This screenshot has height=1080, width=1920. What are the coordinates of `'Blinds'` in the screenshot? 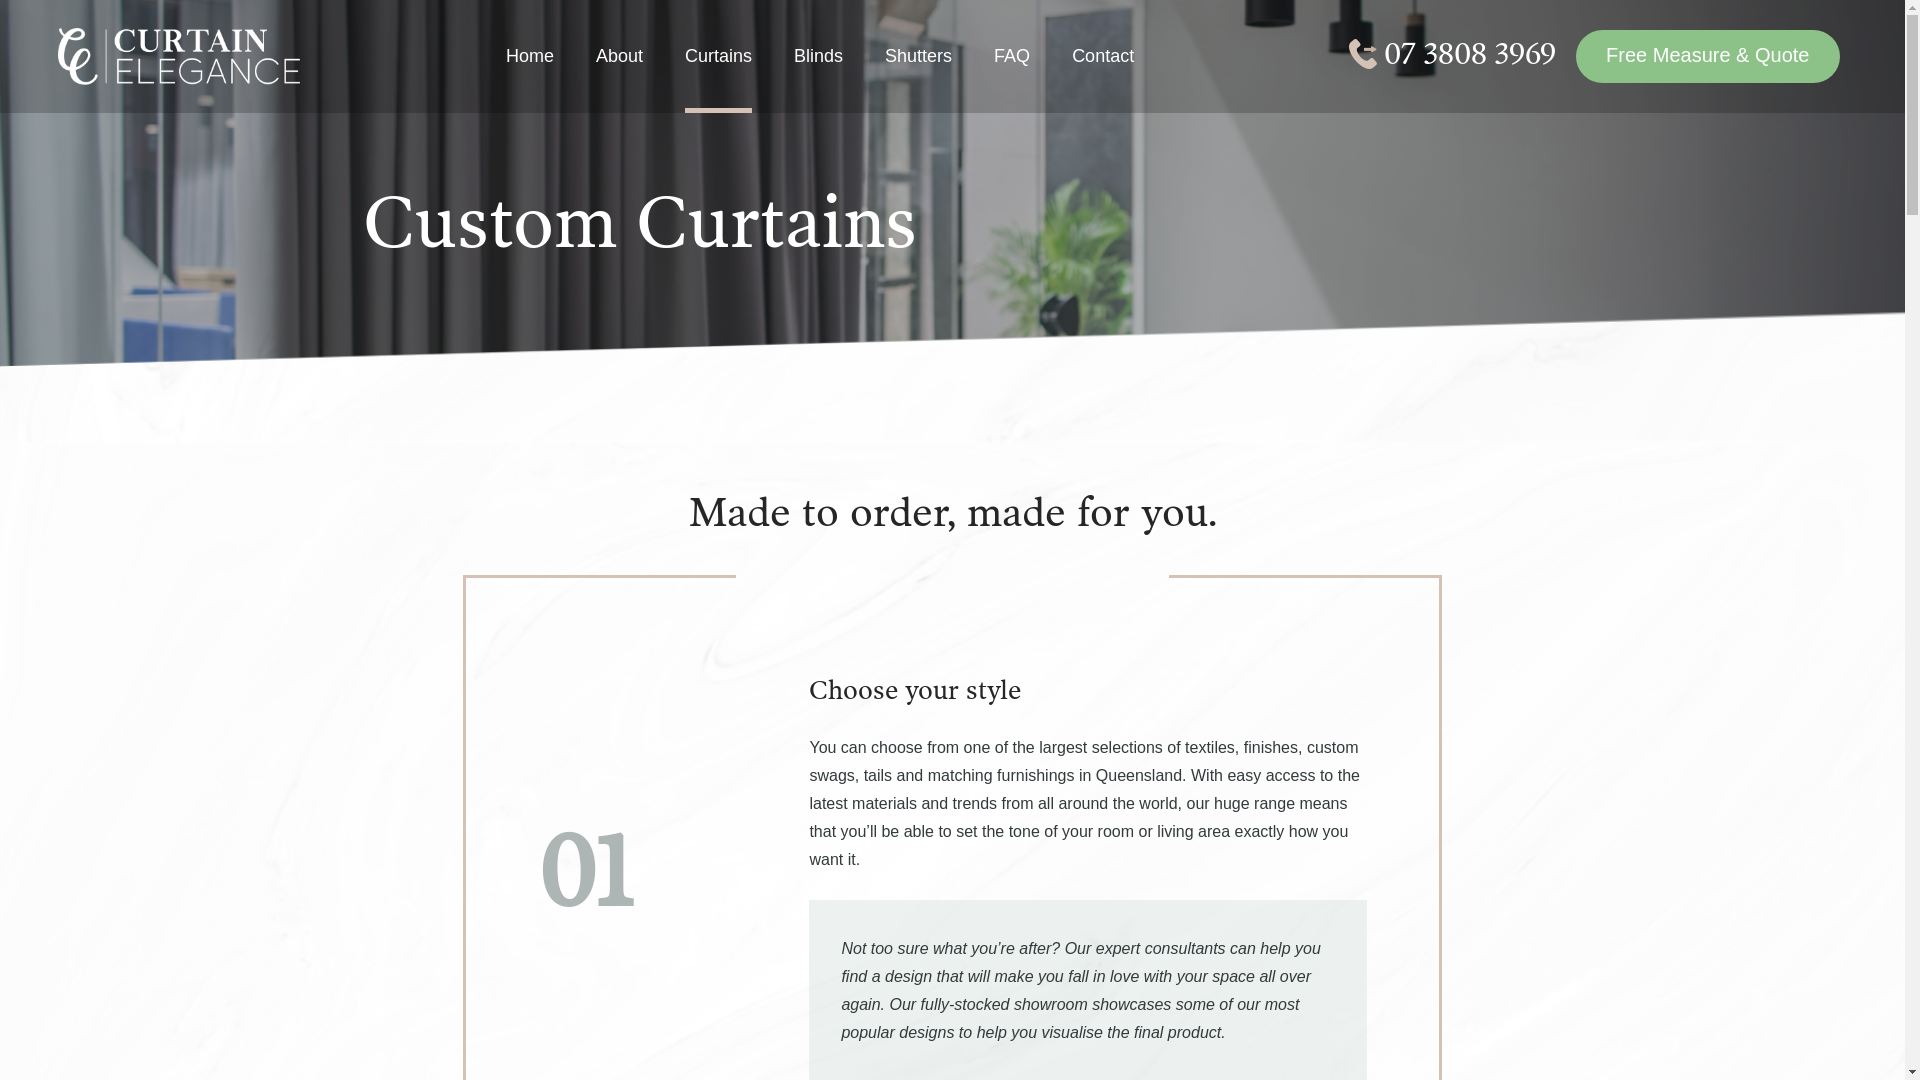 It's located at (818, 76).